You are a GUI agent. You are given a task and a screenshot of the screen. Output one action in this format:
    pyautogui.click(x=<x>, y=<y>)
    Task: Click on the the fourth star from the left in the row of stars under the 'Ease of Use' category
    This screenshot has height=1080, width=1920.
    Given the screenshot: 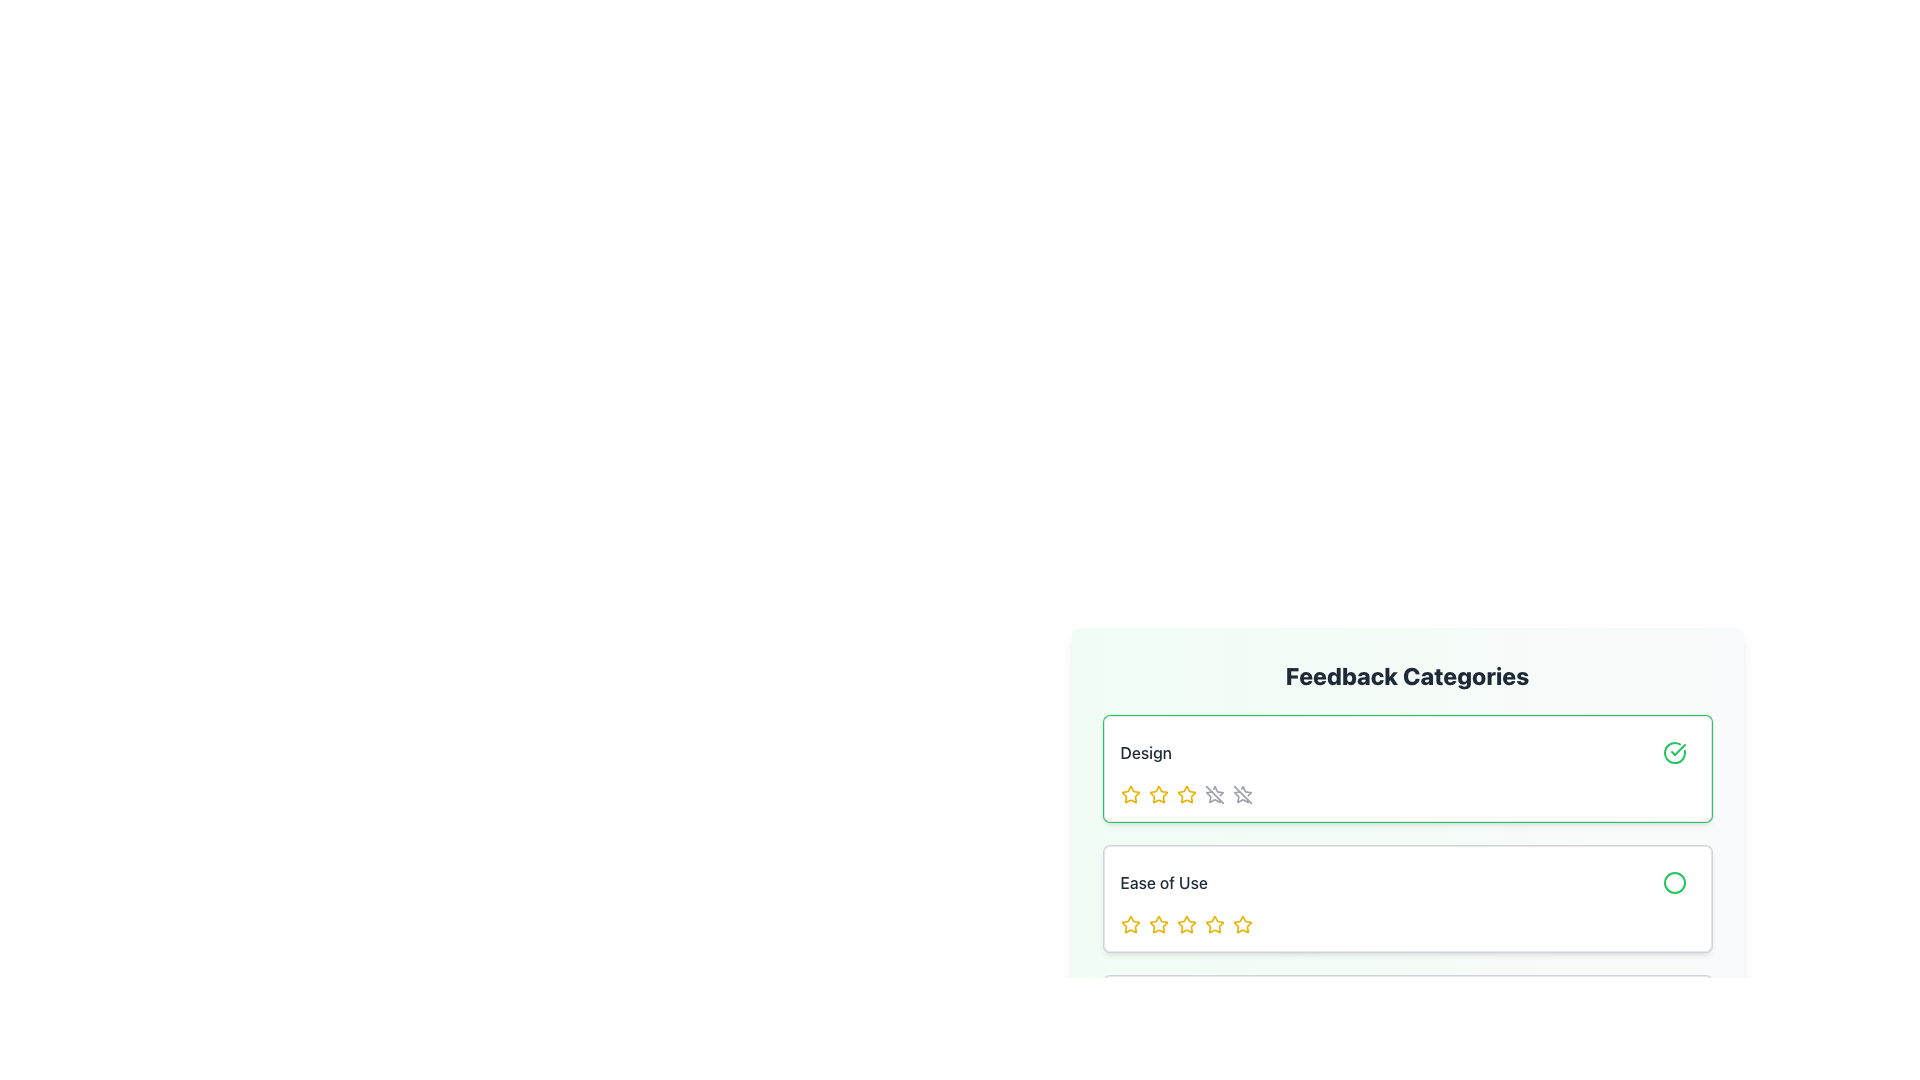 What is the action you would take?
    pyautogui.click(x=1213, y=925)
    